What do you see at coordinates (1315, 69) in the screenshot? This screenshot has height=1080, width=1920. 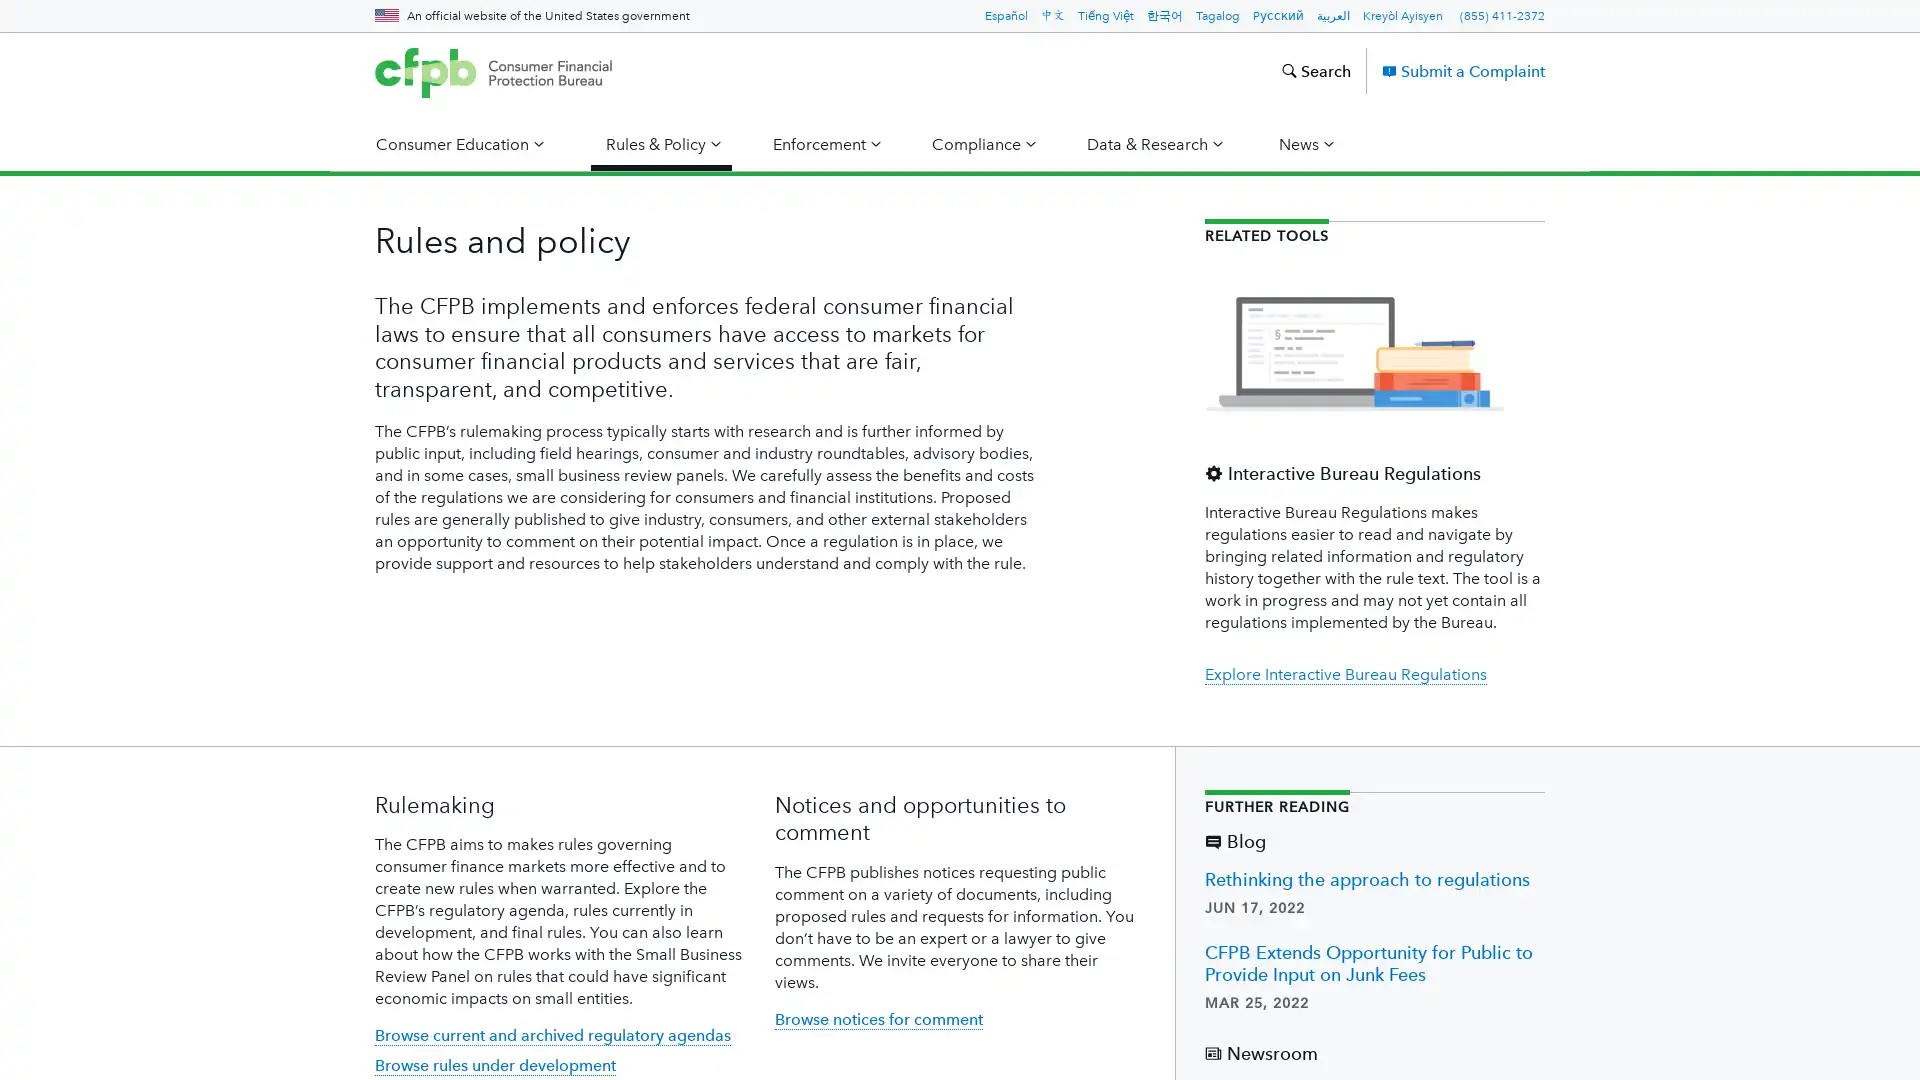 I see `Search the consumerfinance.gov website` at bounding box center [1315, 69].